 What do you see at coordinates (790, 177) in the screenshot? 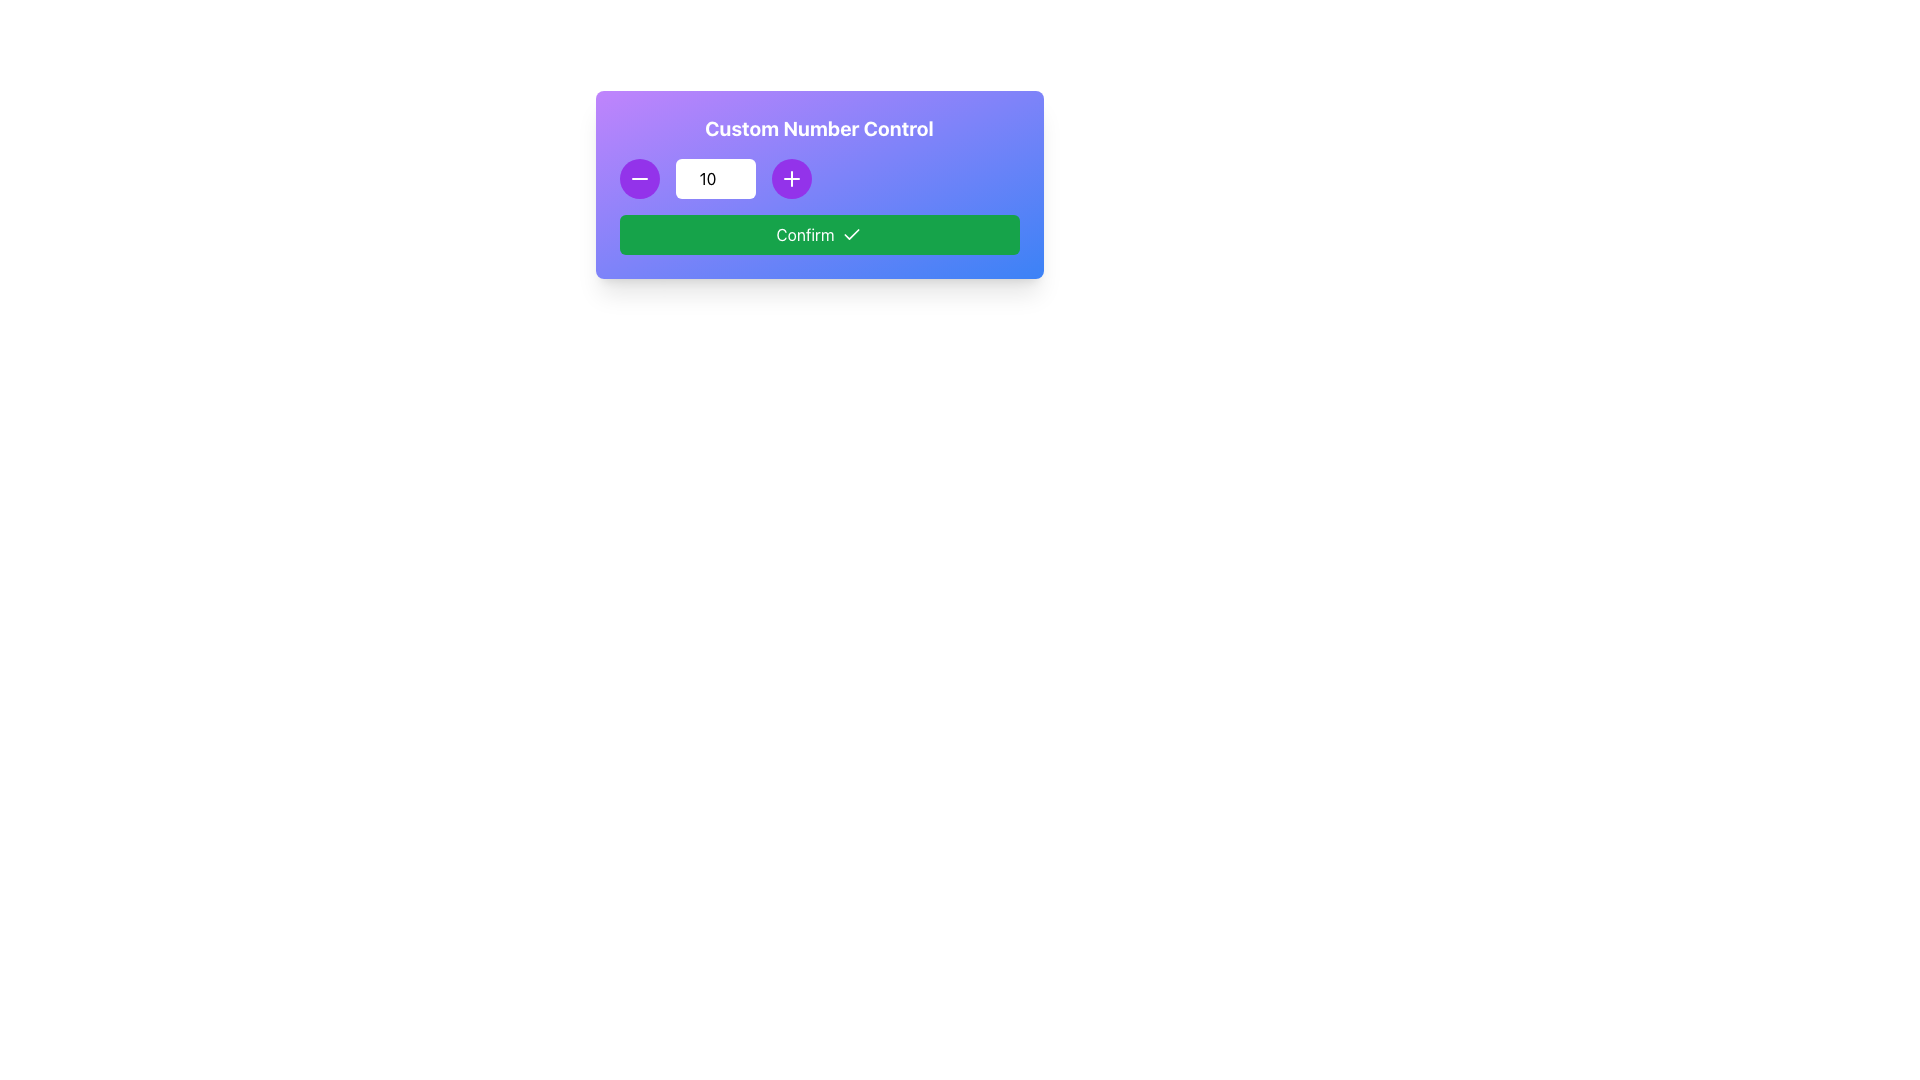
I see `the purple circular button with a white plus sign, located to the right of the numeric input box, for keyboard interaction` at bounding box center [790, 177].